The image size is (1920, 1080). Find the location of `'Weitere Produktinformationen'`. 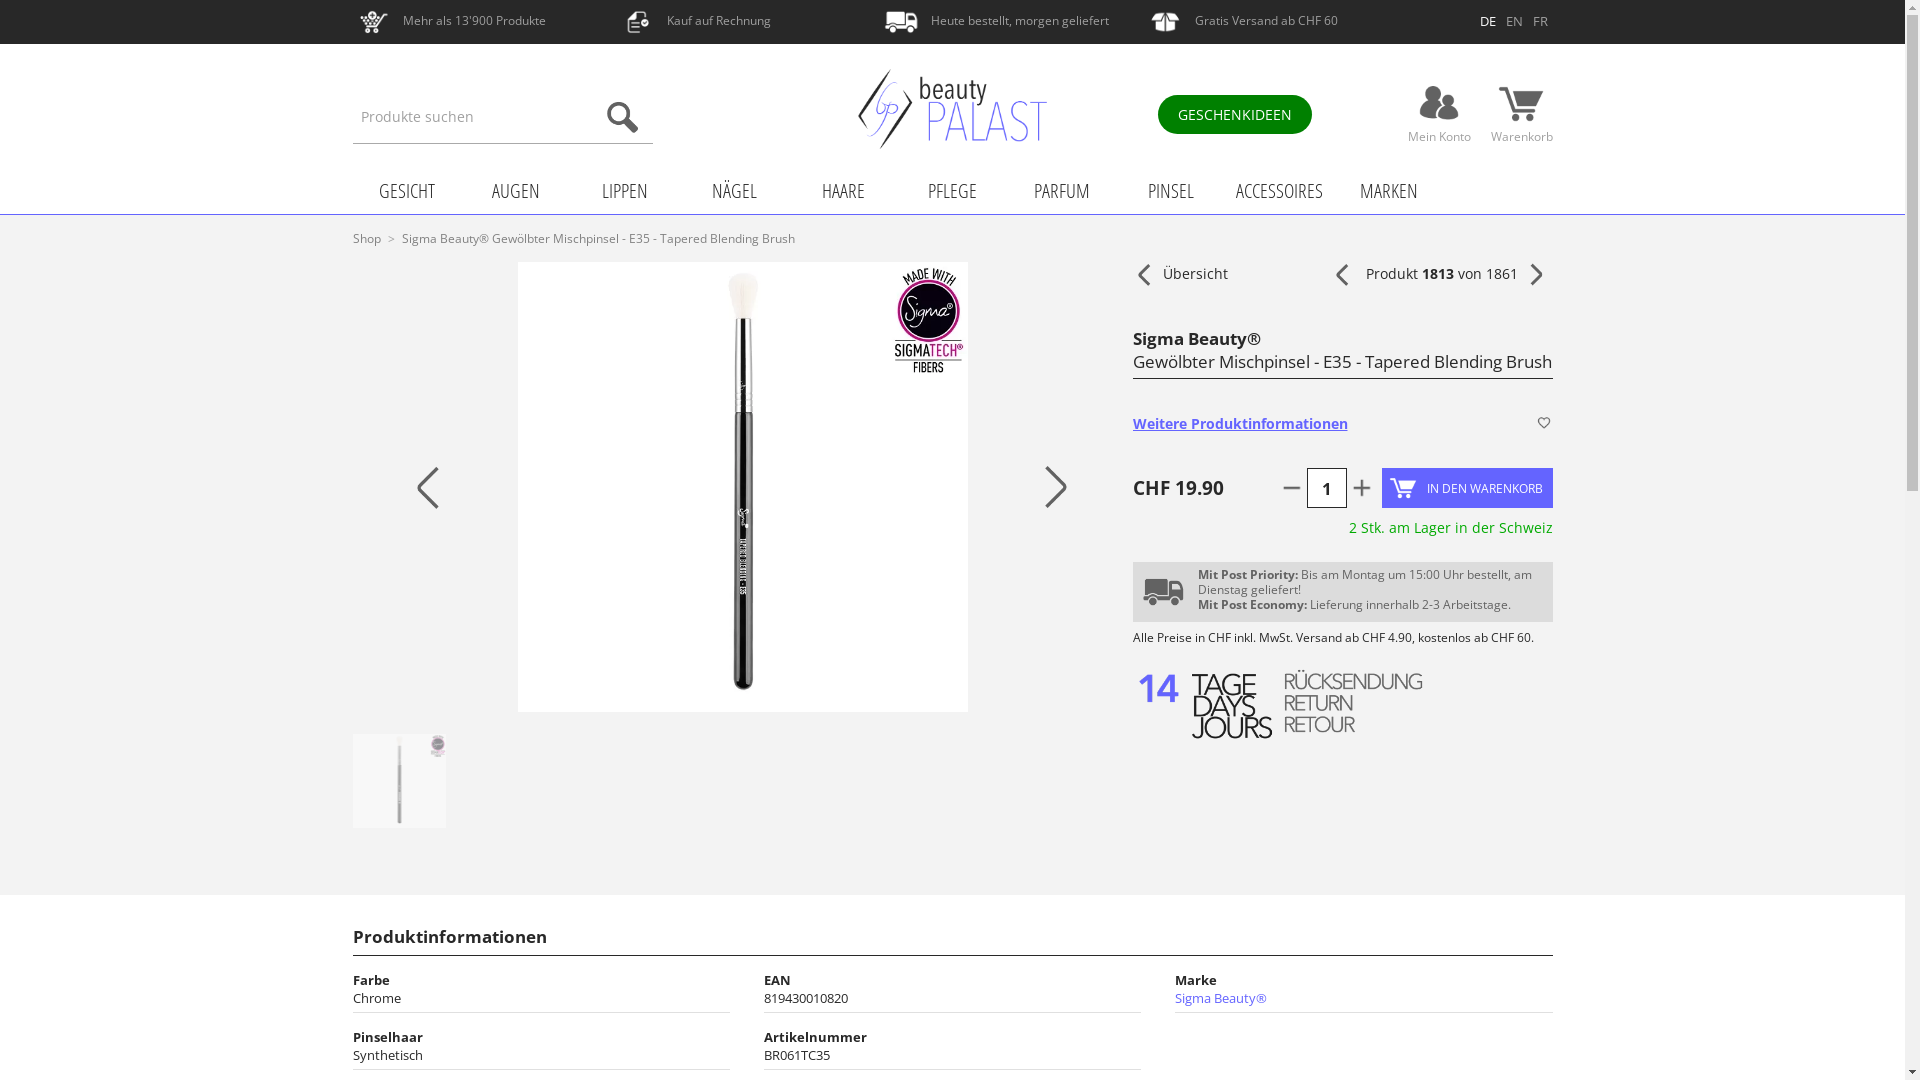

'Weitere Produktinformationen' is located at coordinates (1300, 422).